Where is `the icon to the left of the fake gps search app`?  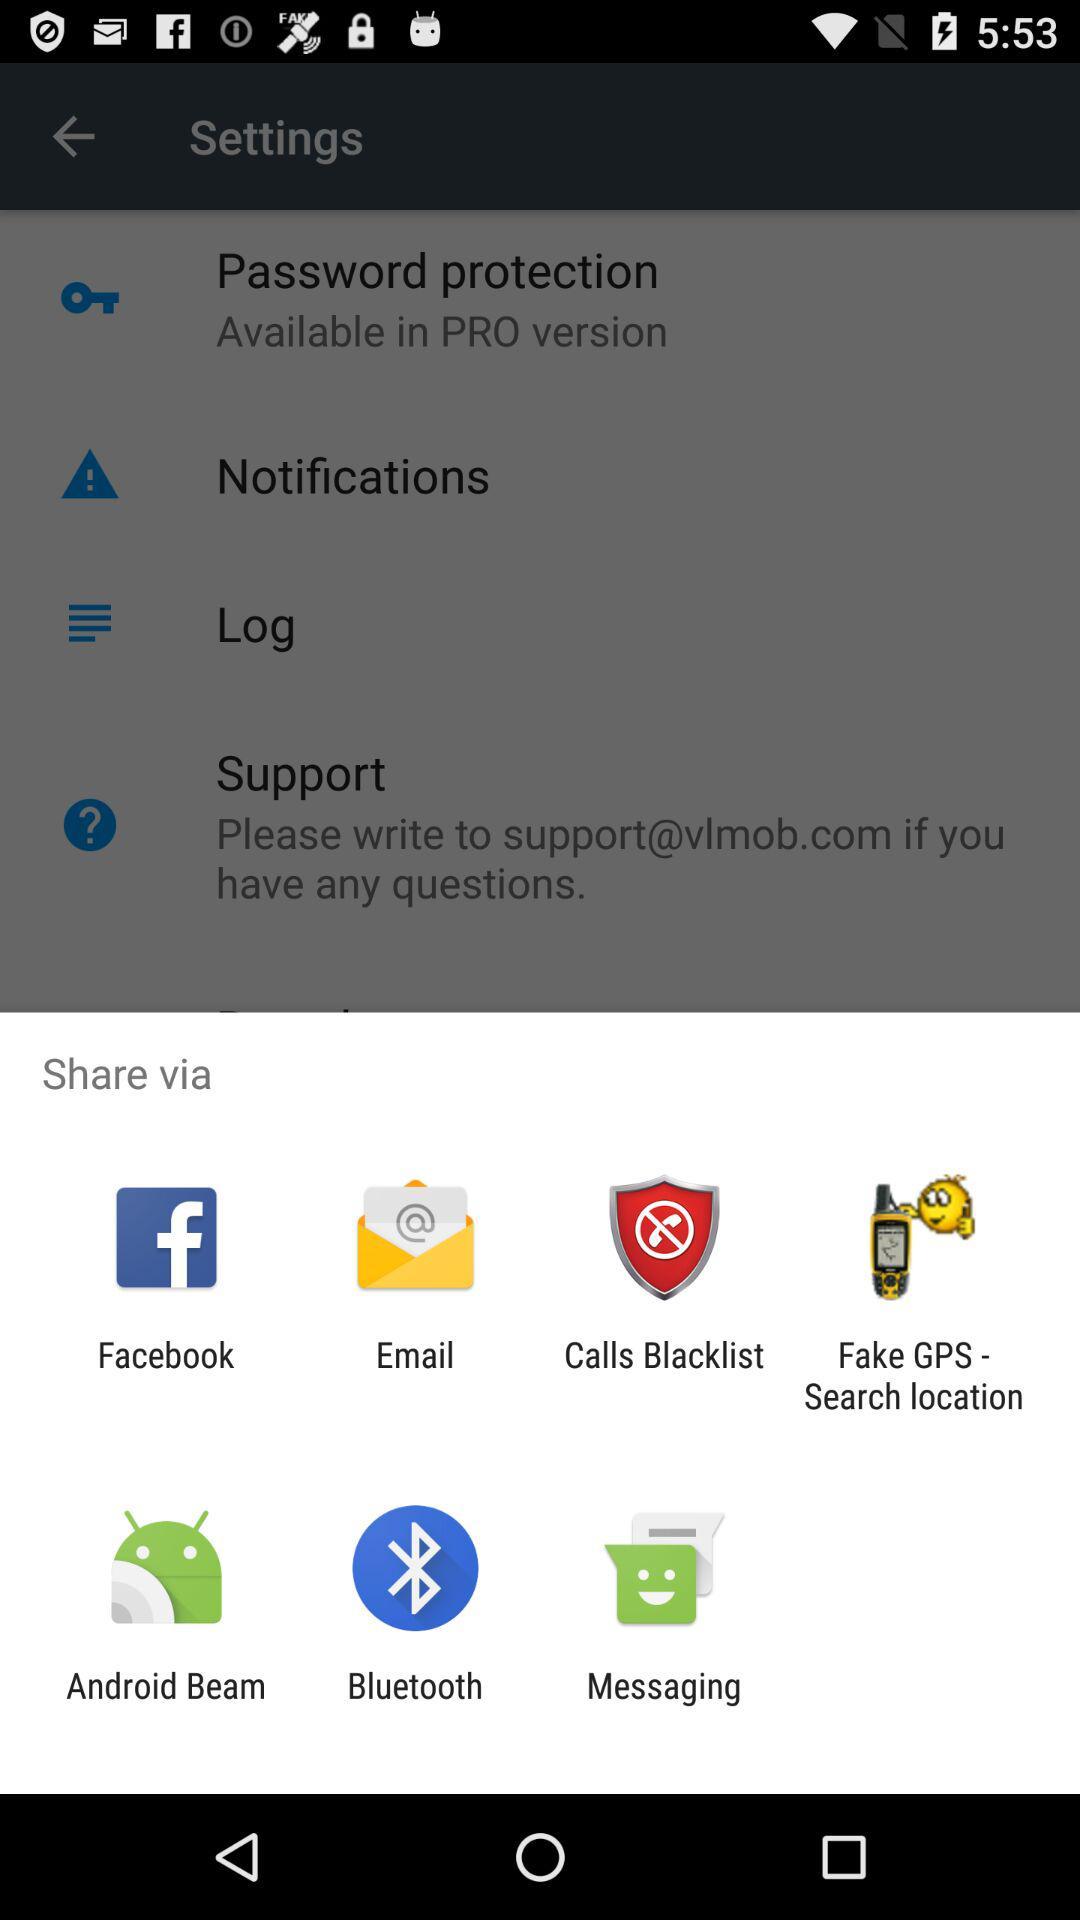
the icon to the left of the fake gps search app is located at coordinates (664, 1374).